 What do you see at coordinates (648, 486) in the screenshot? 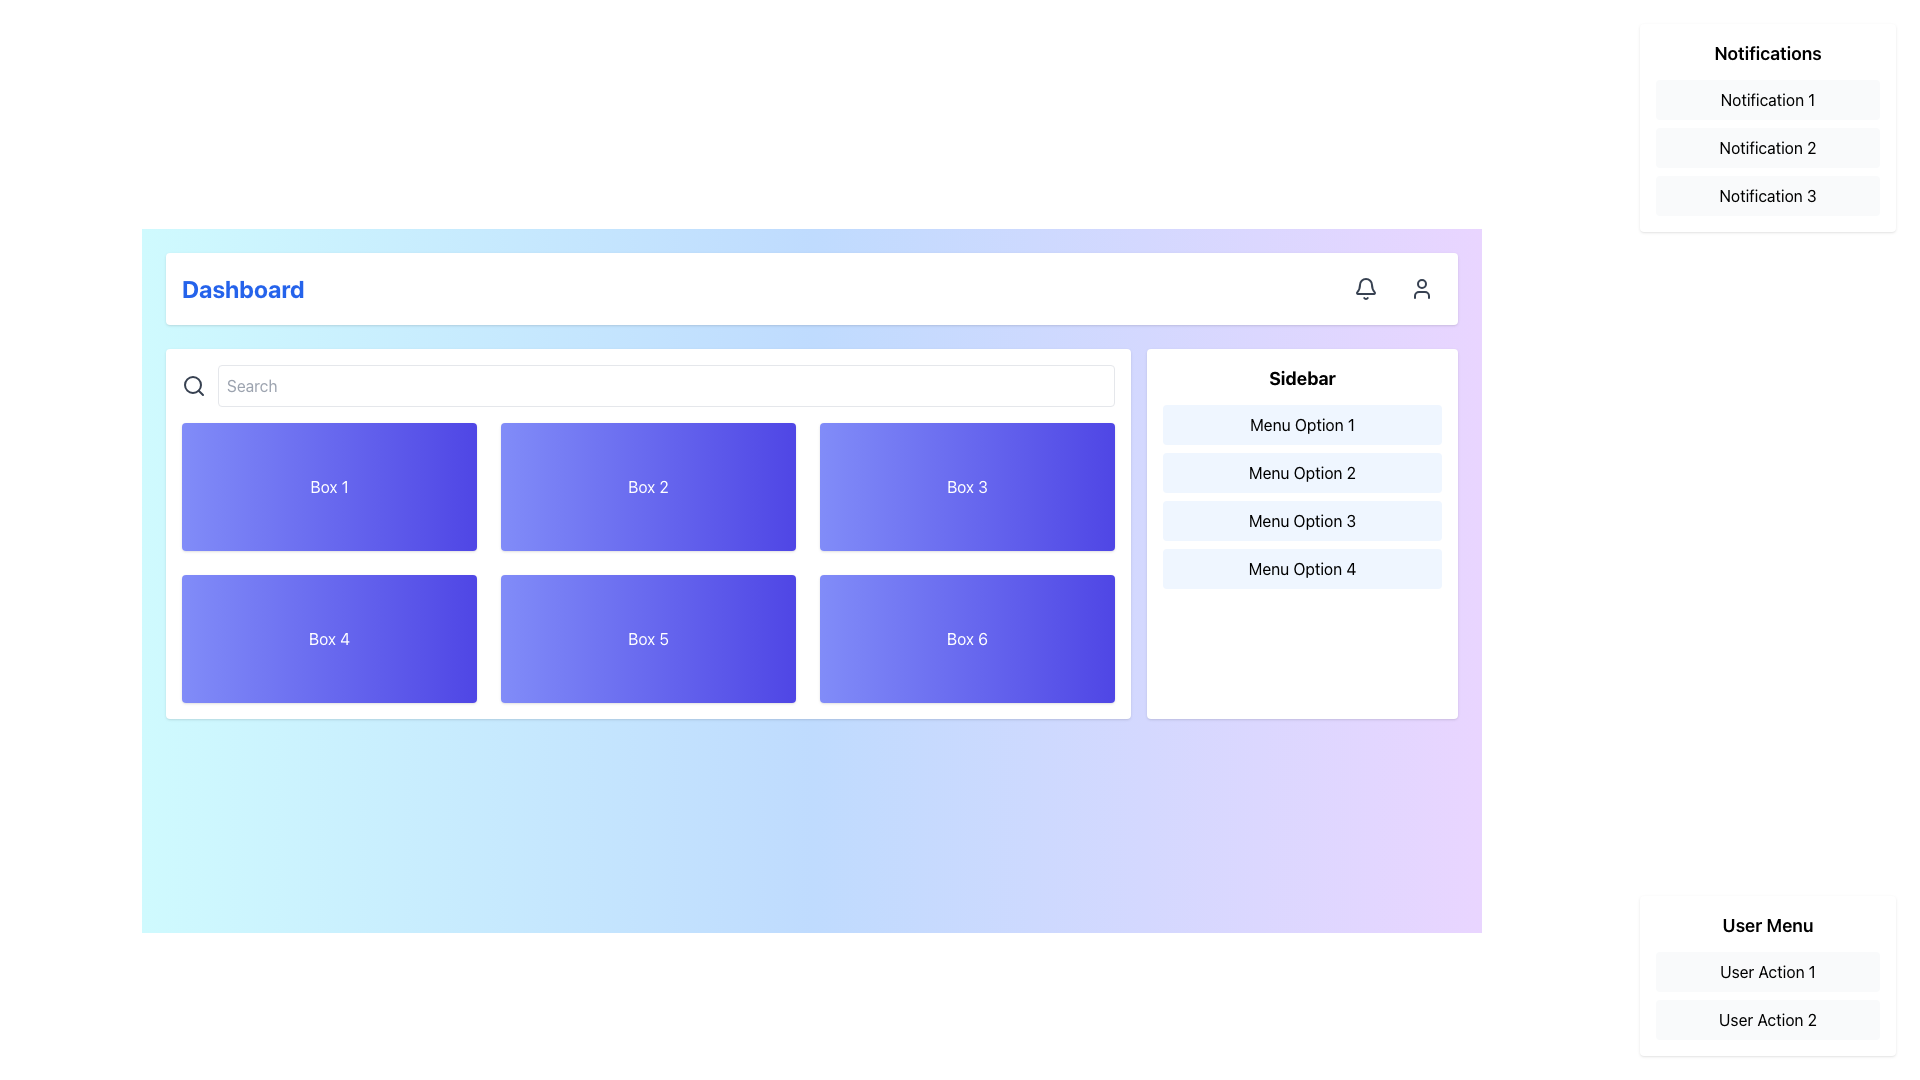
I see `the static display box labeled 'Box 2' that has a gradient background and white text, located in the top row, middle column of a grid` at bounding box center [648, 486].